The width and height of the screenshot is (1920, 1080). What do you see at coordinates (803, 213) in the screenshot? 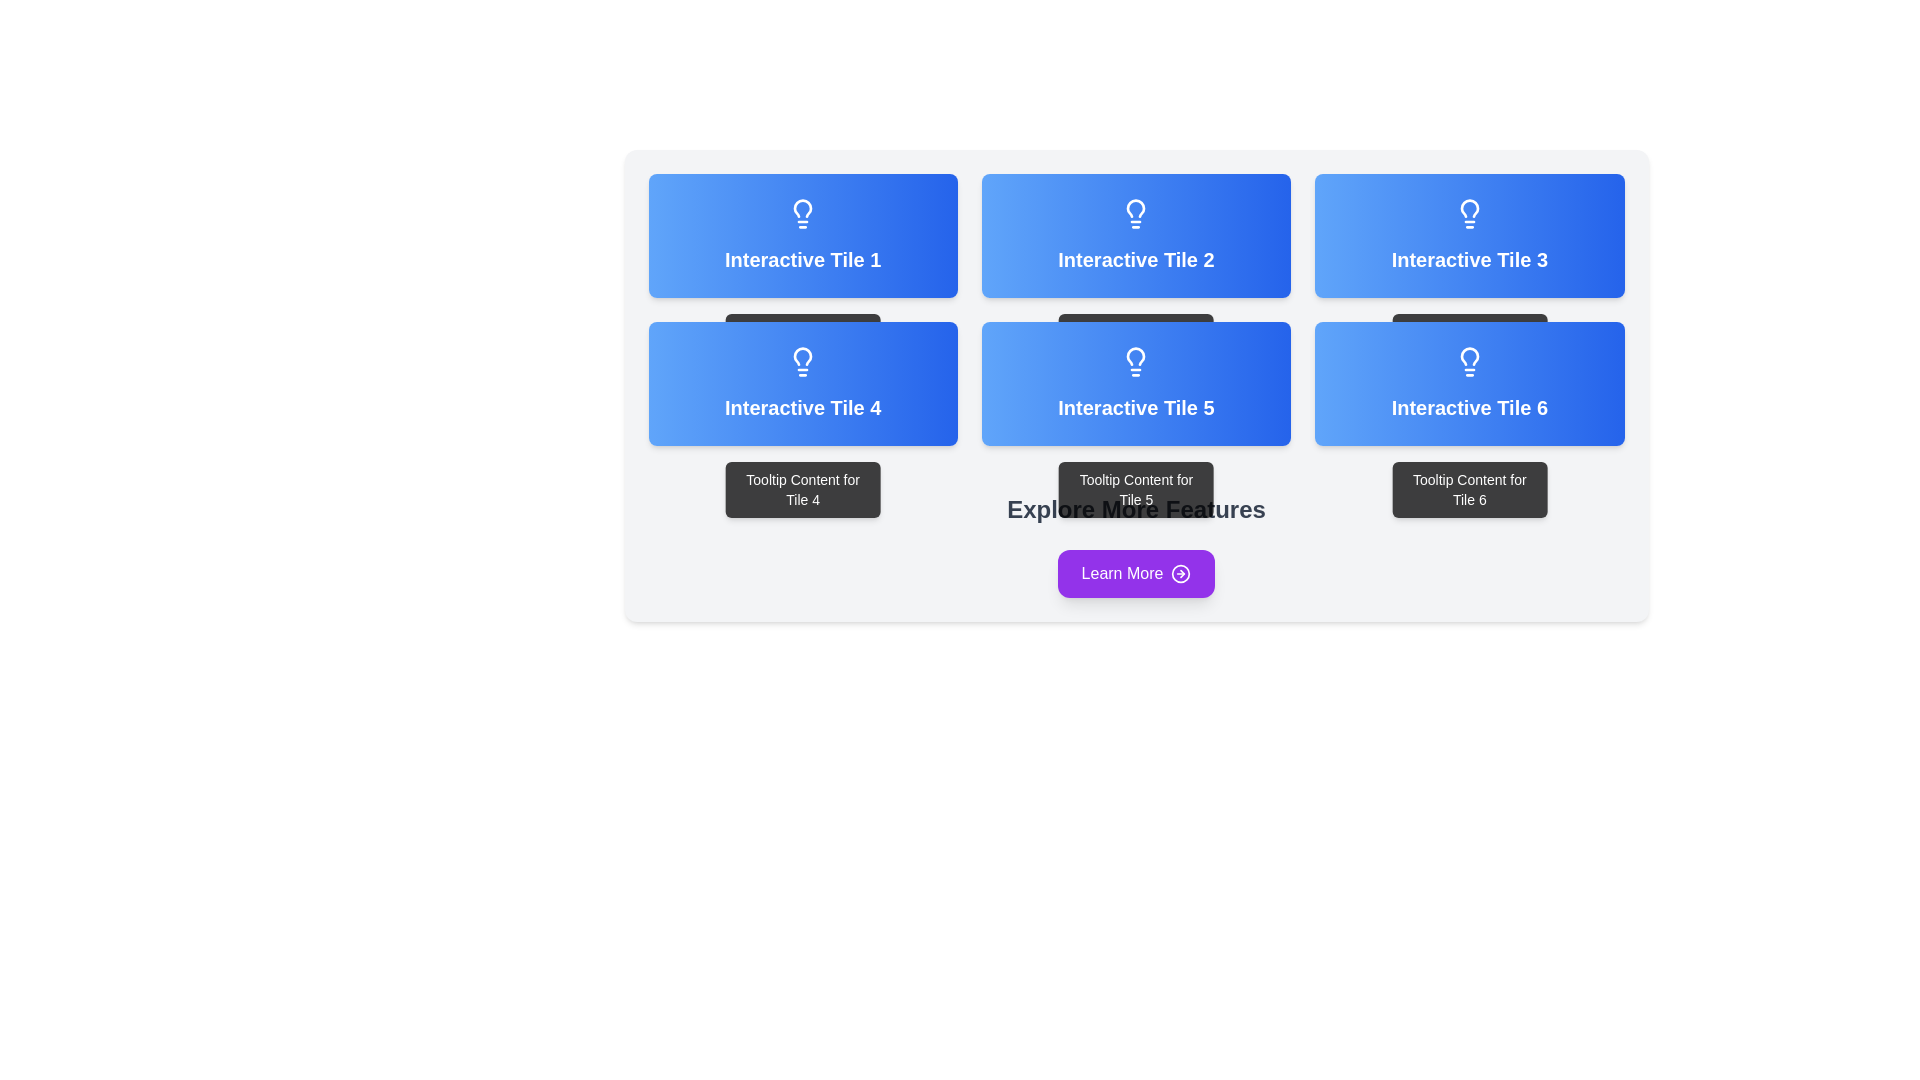
I see `the decorative icon located in the top-left tile of the 2x3 grid layout, which represents a feature related to 'Interactive Tile 1'` at bounding box center [803, 213].